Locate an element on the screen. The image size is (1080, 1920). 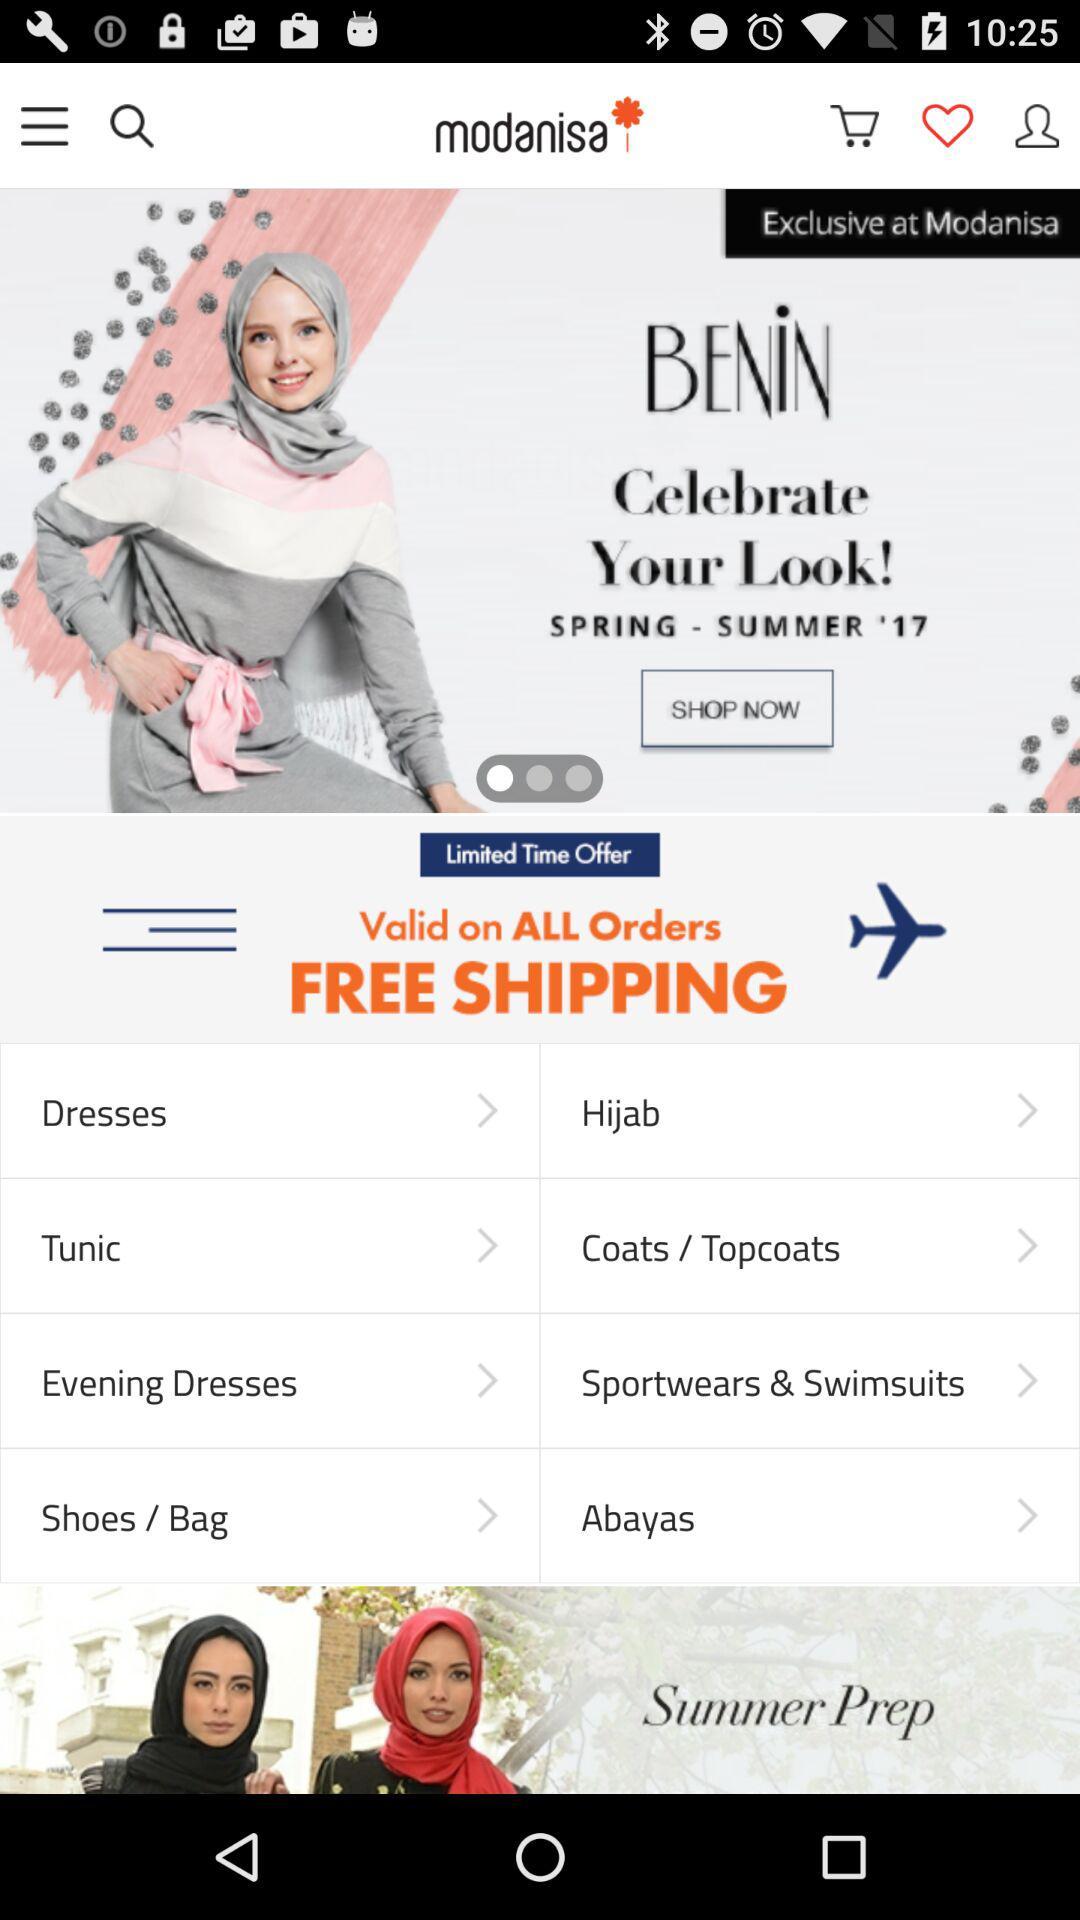
the search icon is located at coordinates (131, 133).